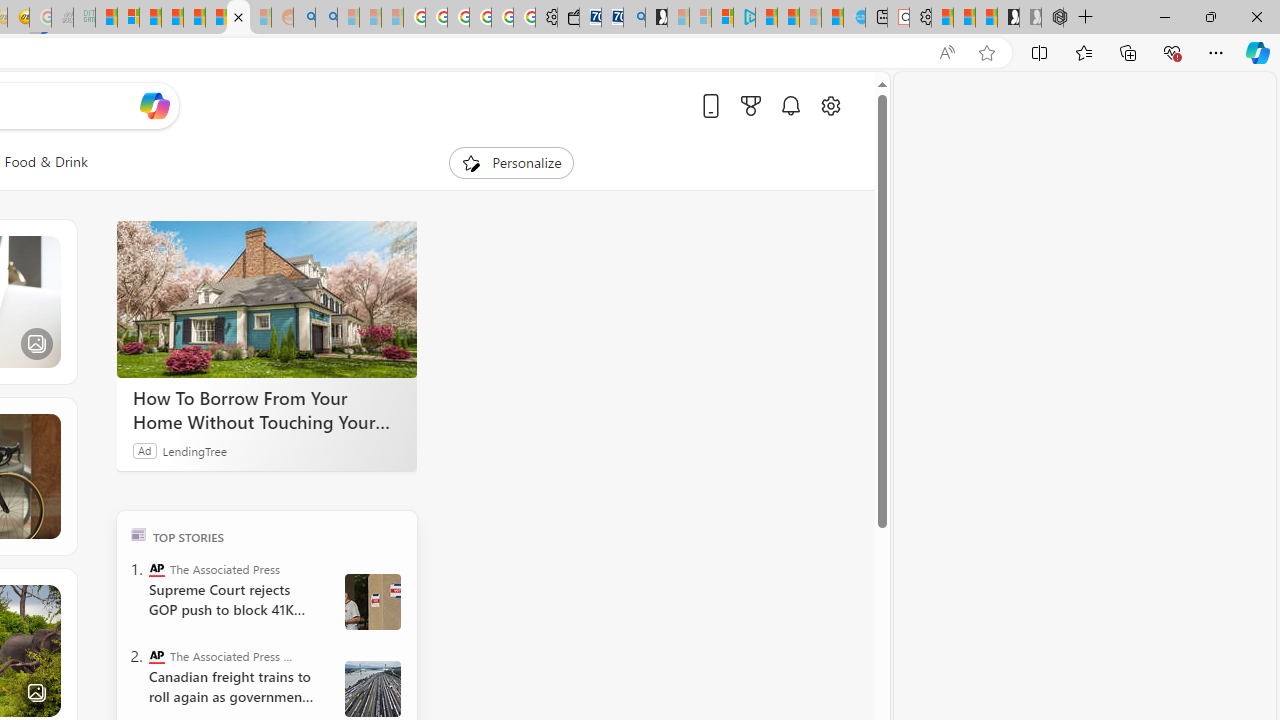 Image resolution: width=1280 pixels, height=720 pixels. Describe the element at coordinates (144, 450) in the screenshot. I see `'Ad'` at that location.